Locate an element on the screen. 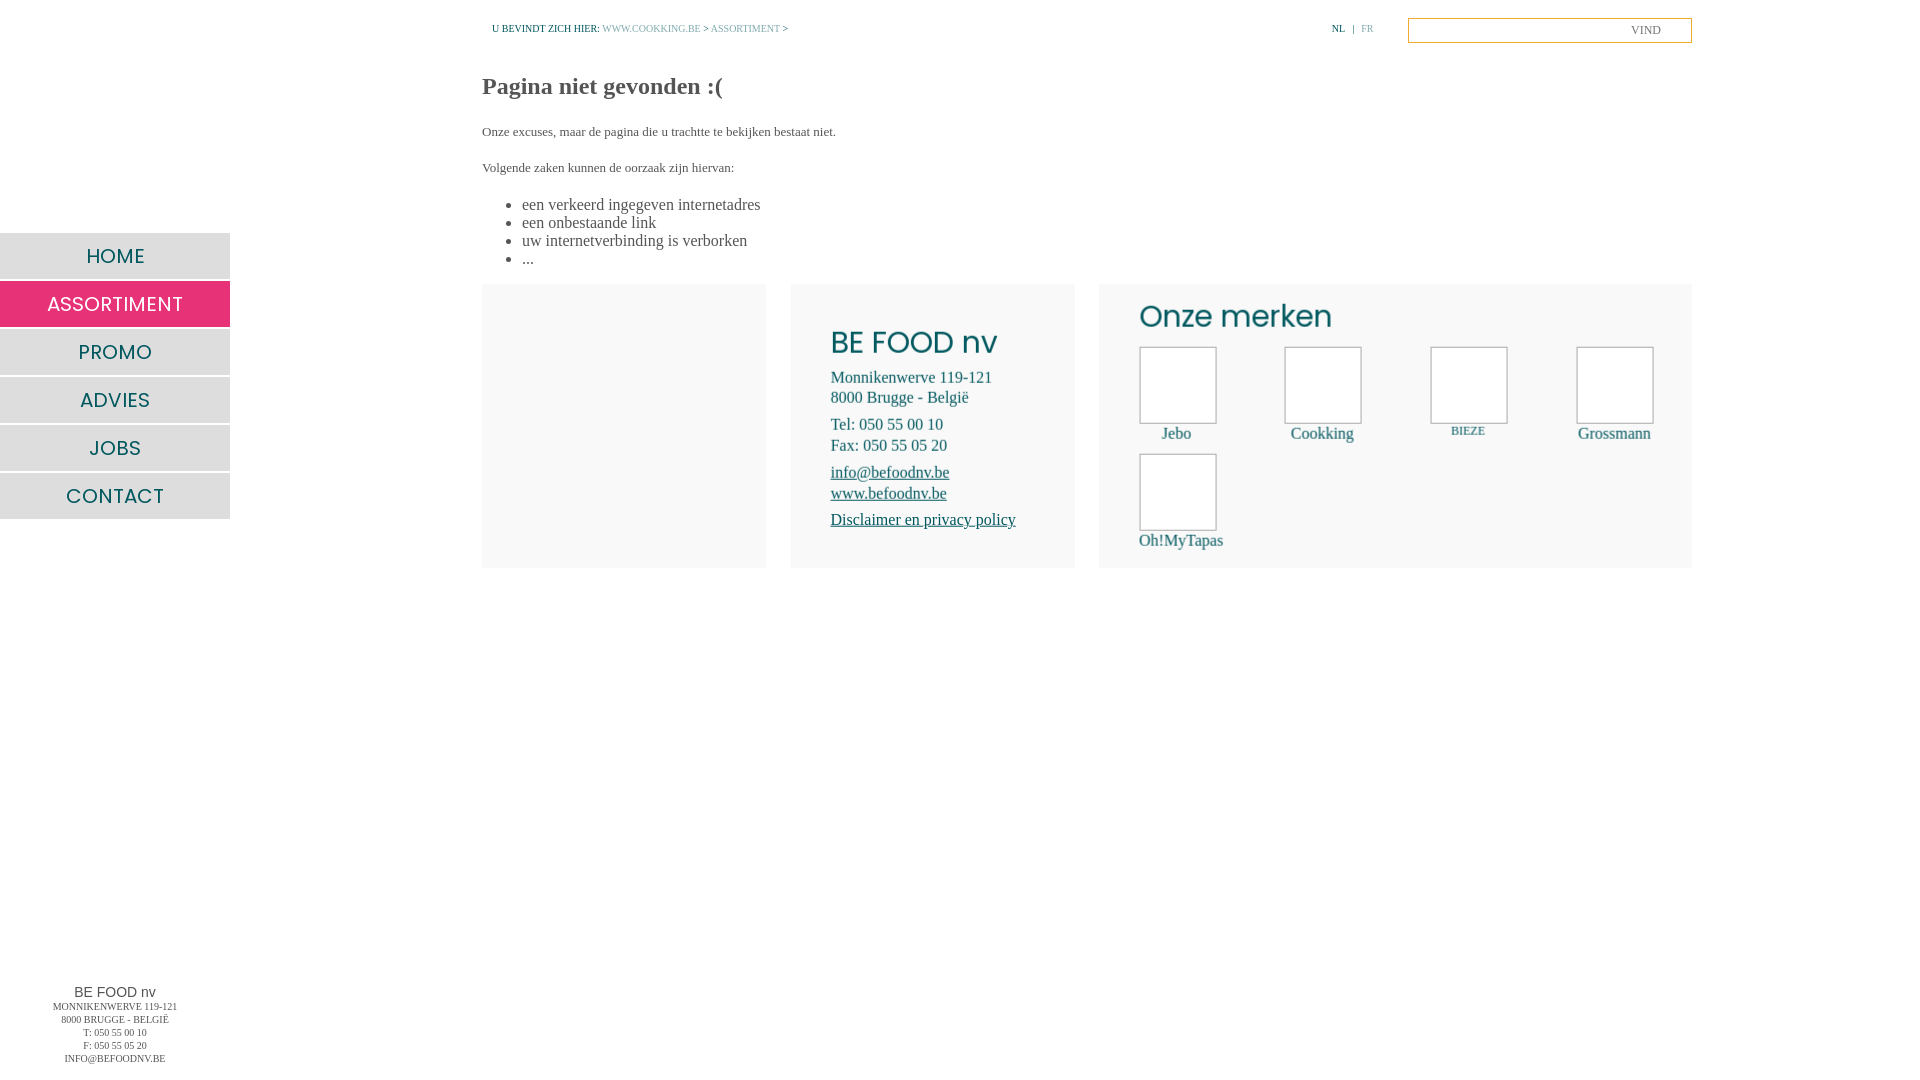 The image size is (1920, 1080). 'CONTACT' is located at coordinates (114, 495).